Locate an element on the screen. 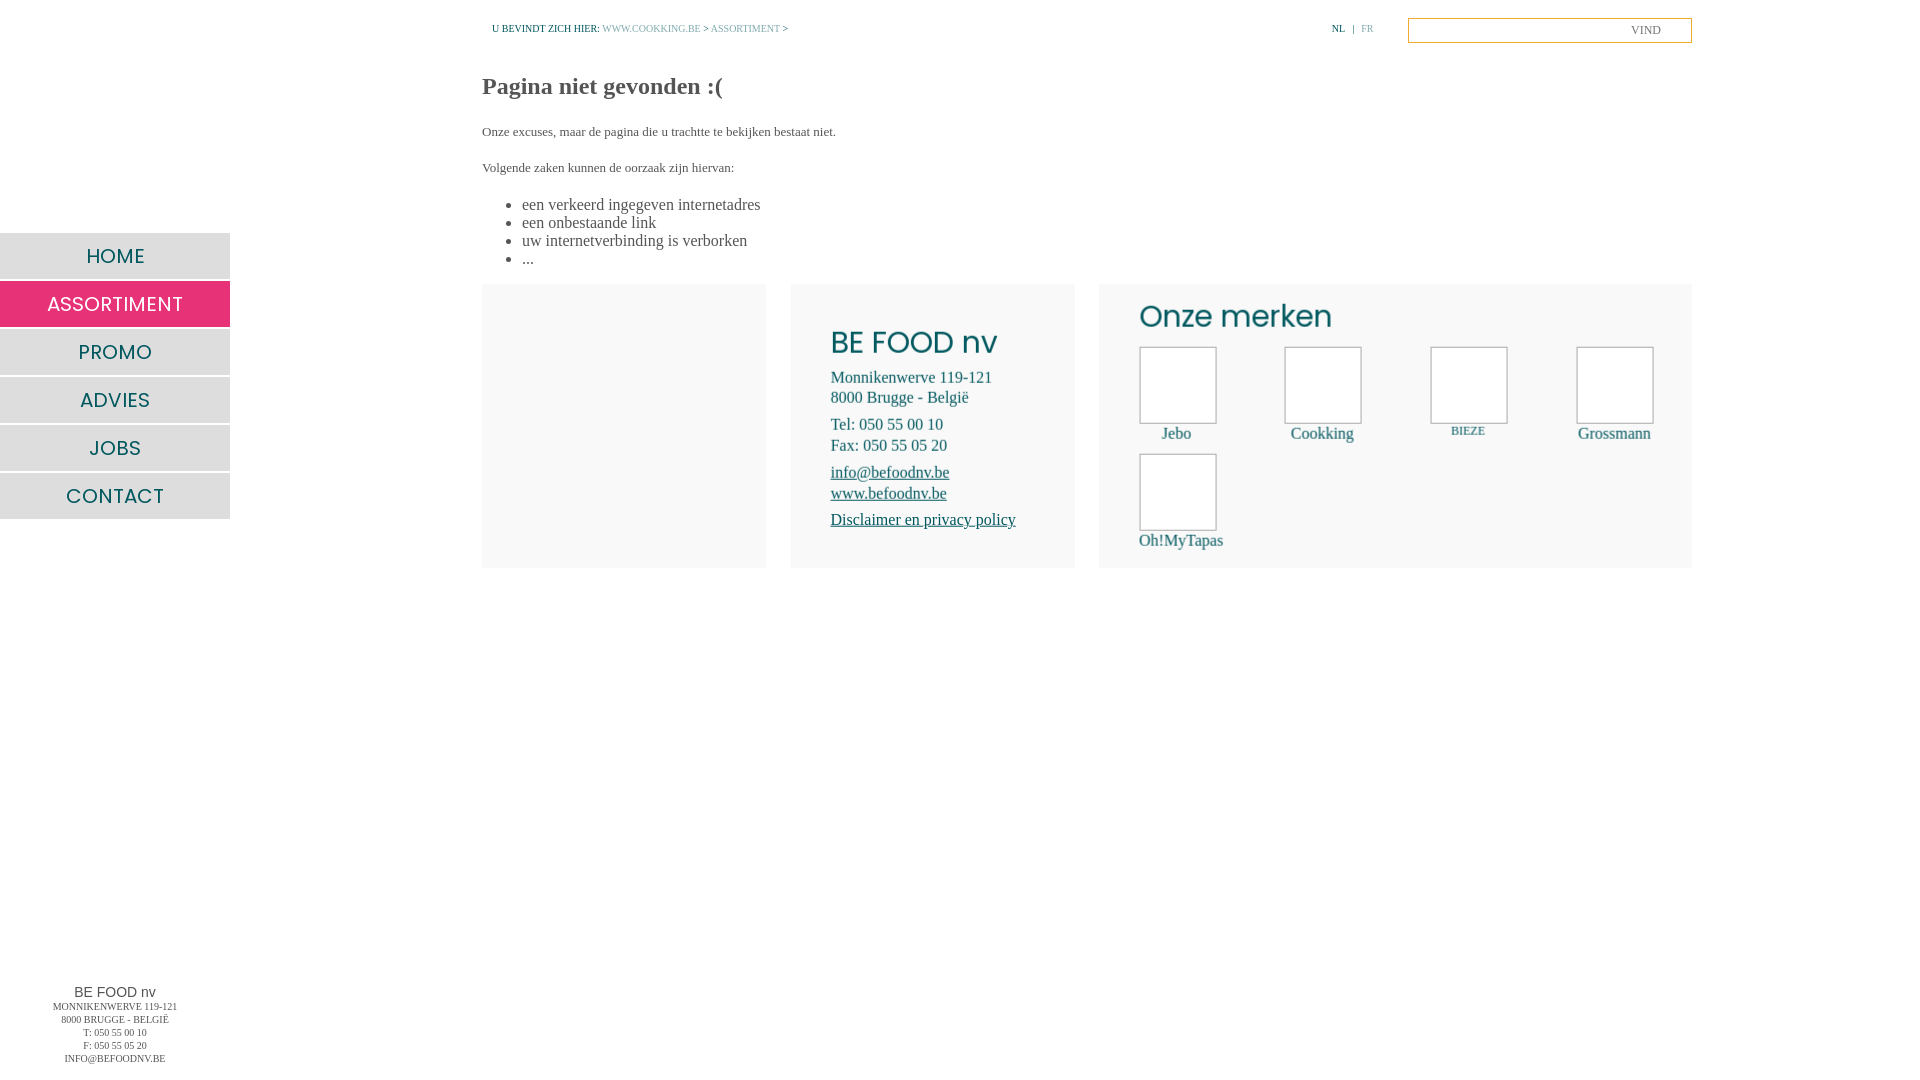 The image size is (1920, 1080). 'CONTACT' is located at coordinates (114, 495).